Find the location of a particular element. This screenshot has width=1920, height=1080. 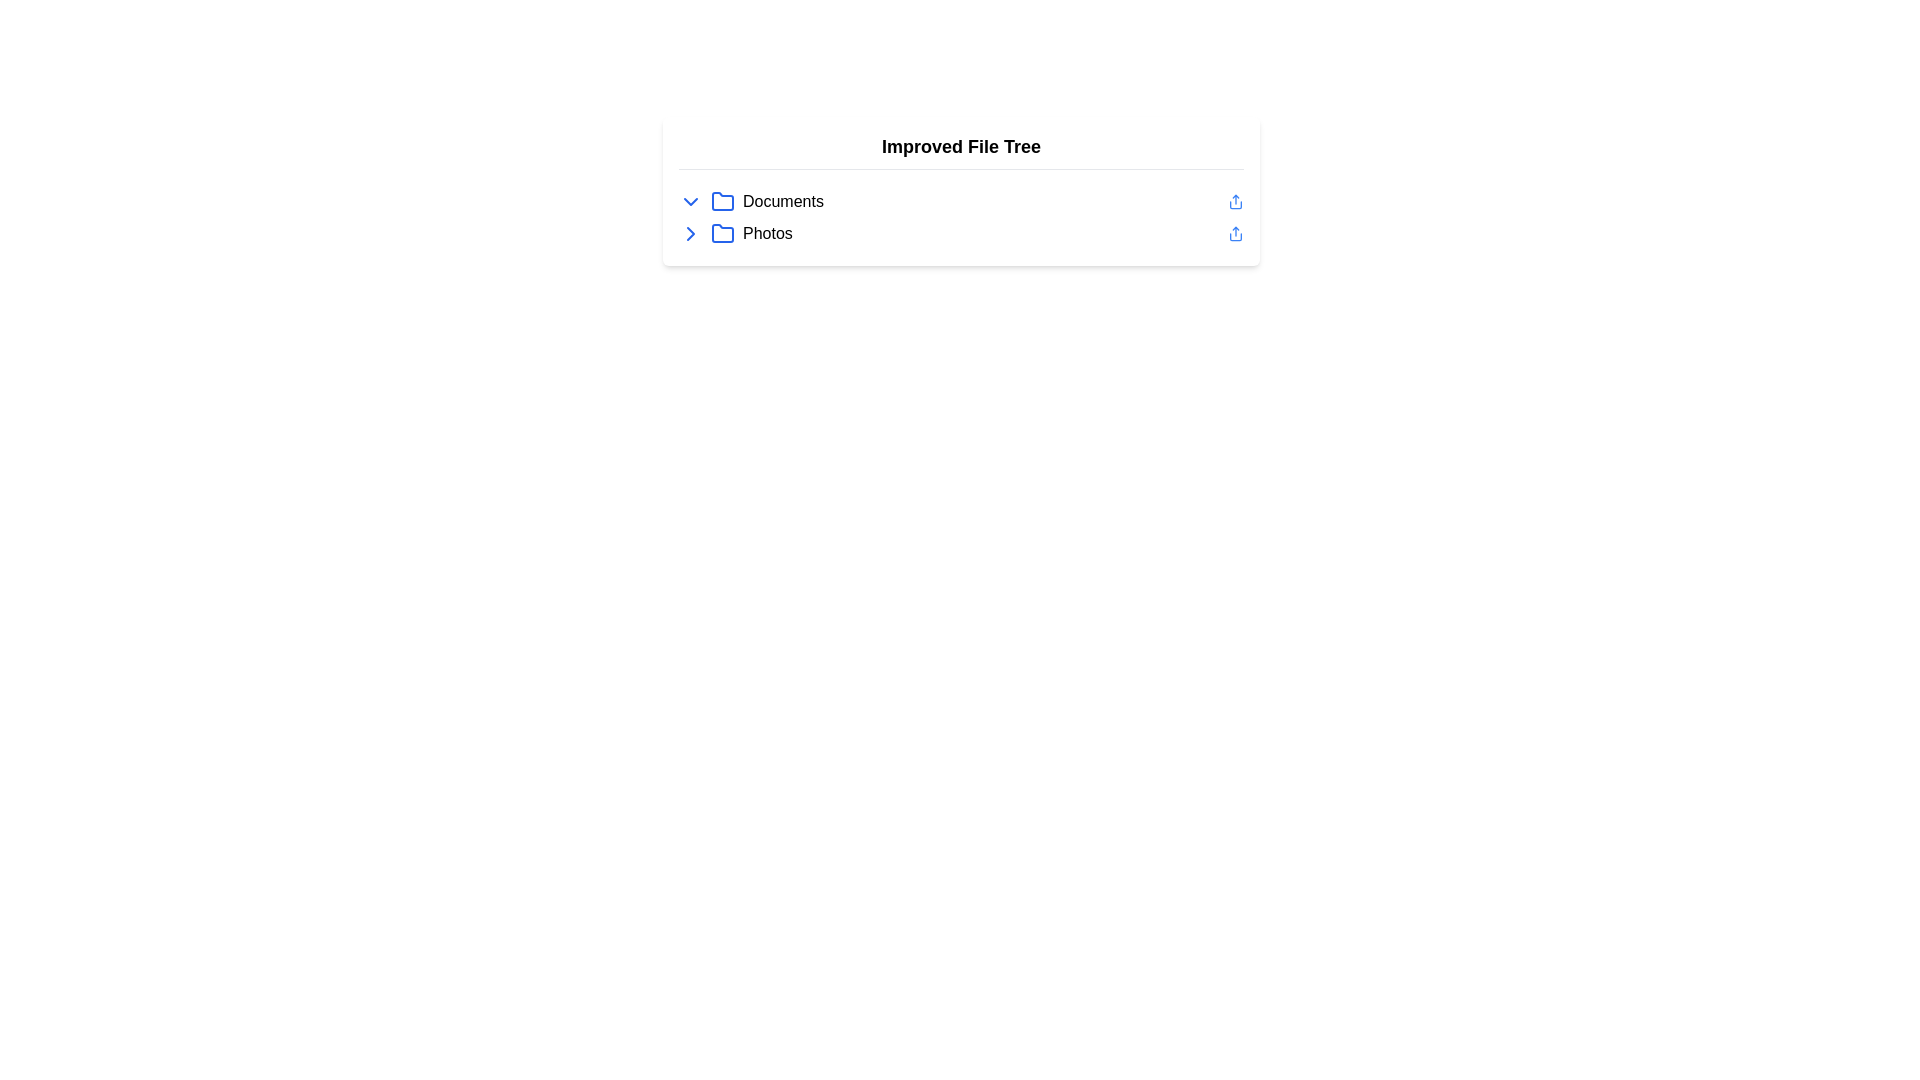

the rightward-pointing chevron icon next to the 'Photos' entry in the directory interface is located at coordinates (691, 233).